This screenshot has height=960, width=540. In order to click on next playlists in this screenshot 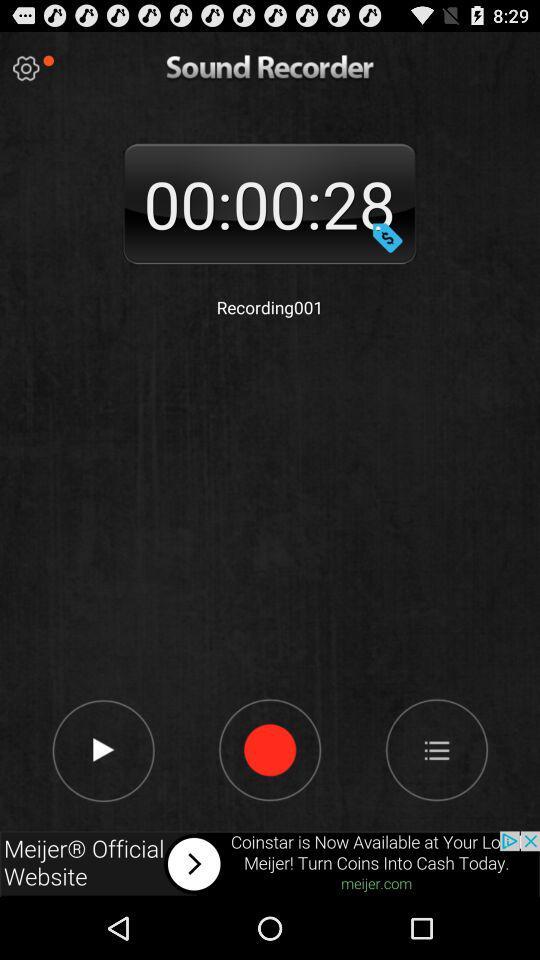, I will do `click(435, 748)`.